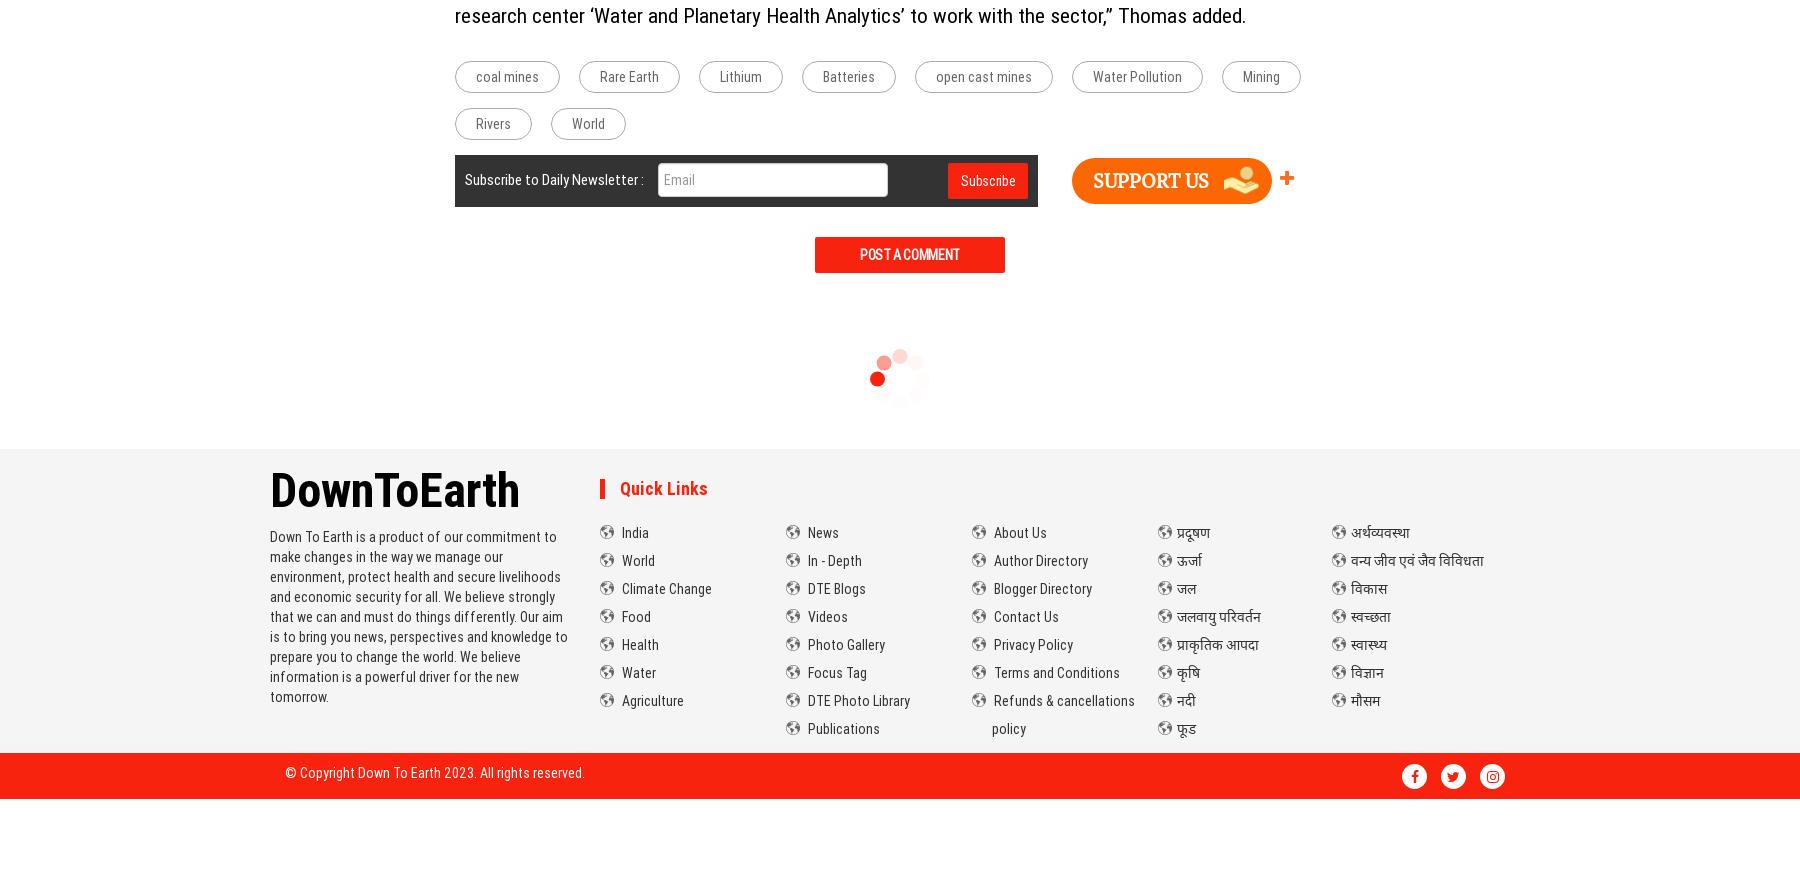 The width and height of the screenshot is (1800, 876). What do you see at coordinates (1039, 559) in the screenshot?
I see `'Author Directory'` at bounding box center [1039, 559].